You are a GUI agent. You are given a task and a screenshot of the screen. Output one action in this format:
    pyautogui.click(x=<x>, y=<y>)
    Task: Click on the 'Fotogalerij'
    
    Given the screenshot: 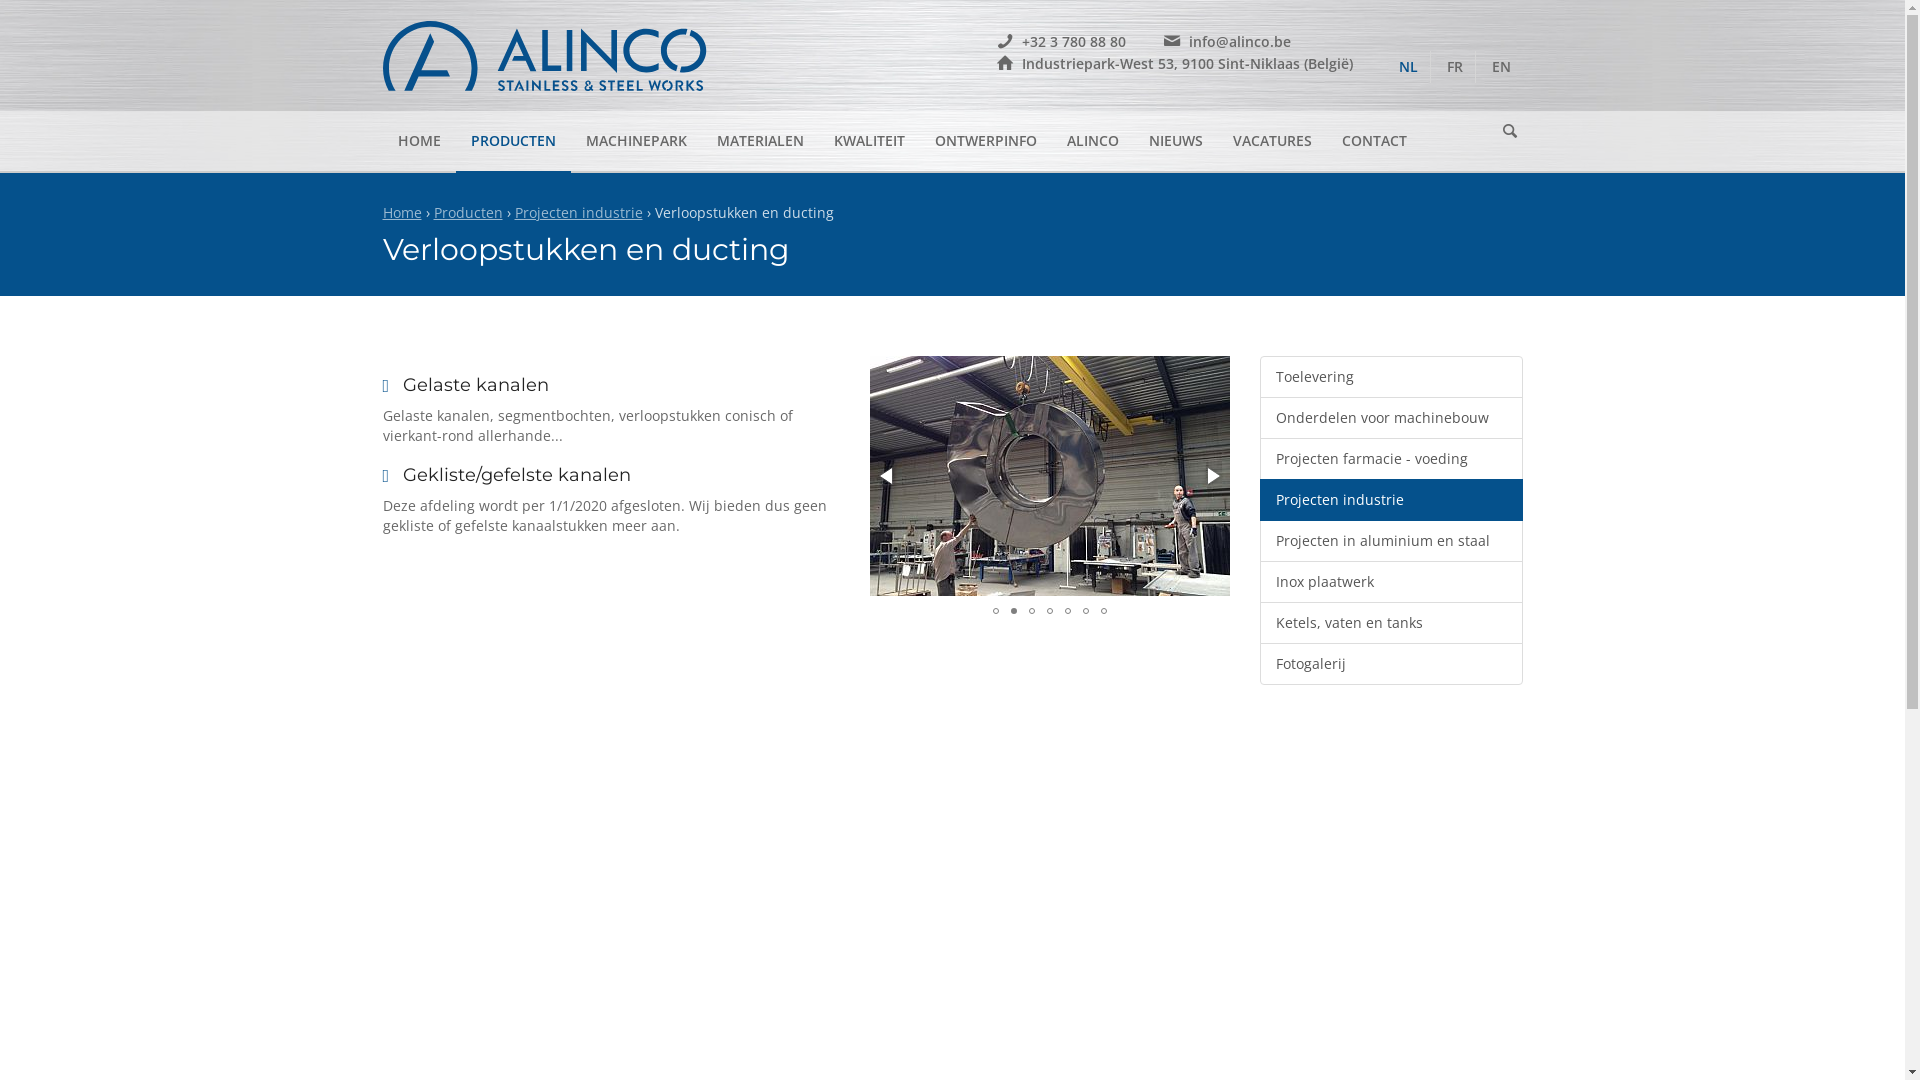 What is the action you would take?
    pyautogui.click(x=1258, y=663)
    